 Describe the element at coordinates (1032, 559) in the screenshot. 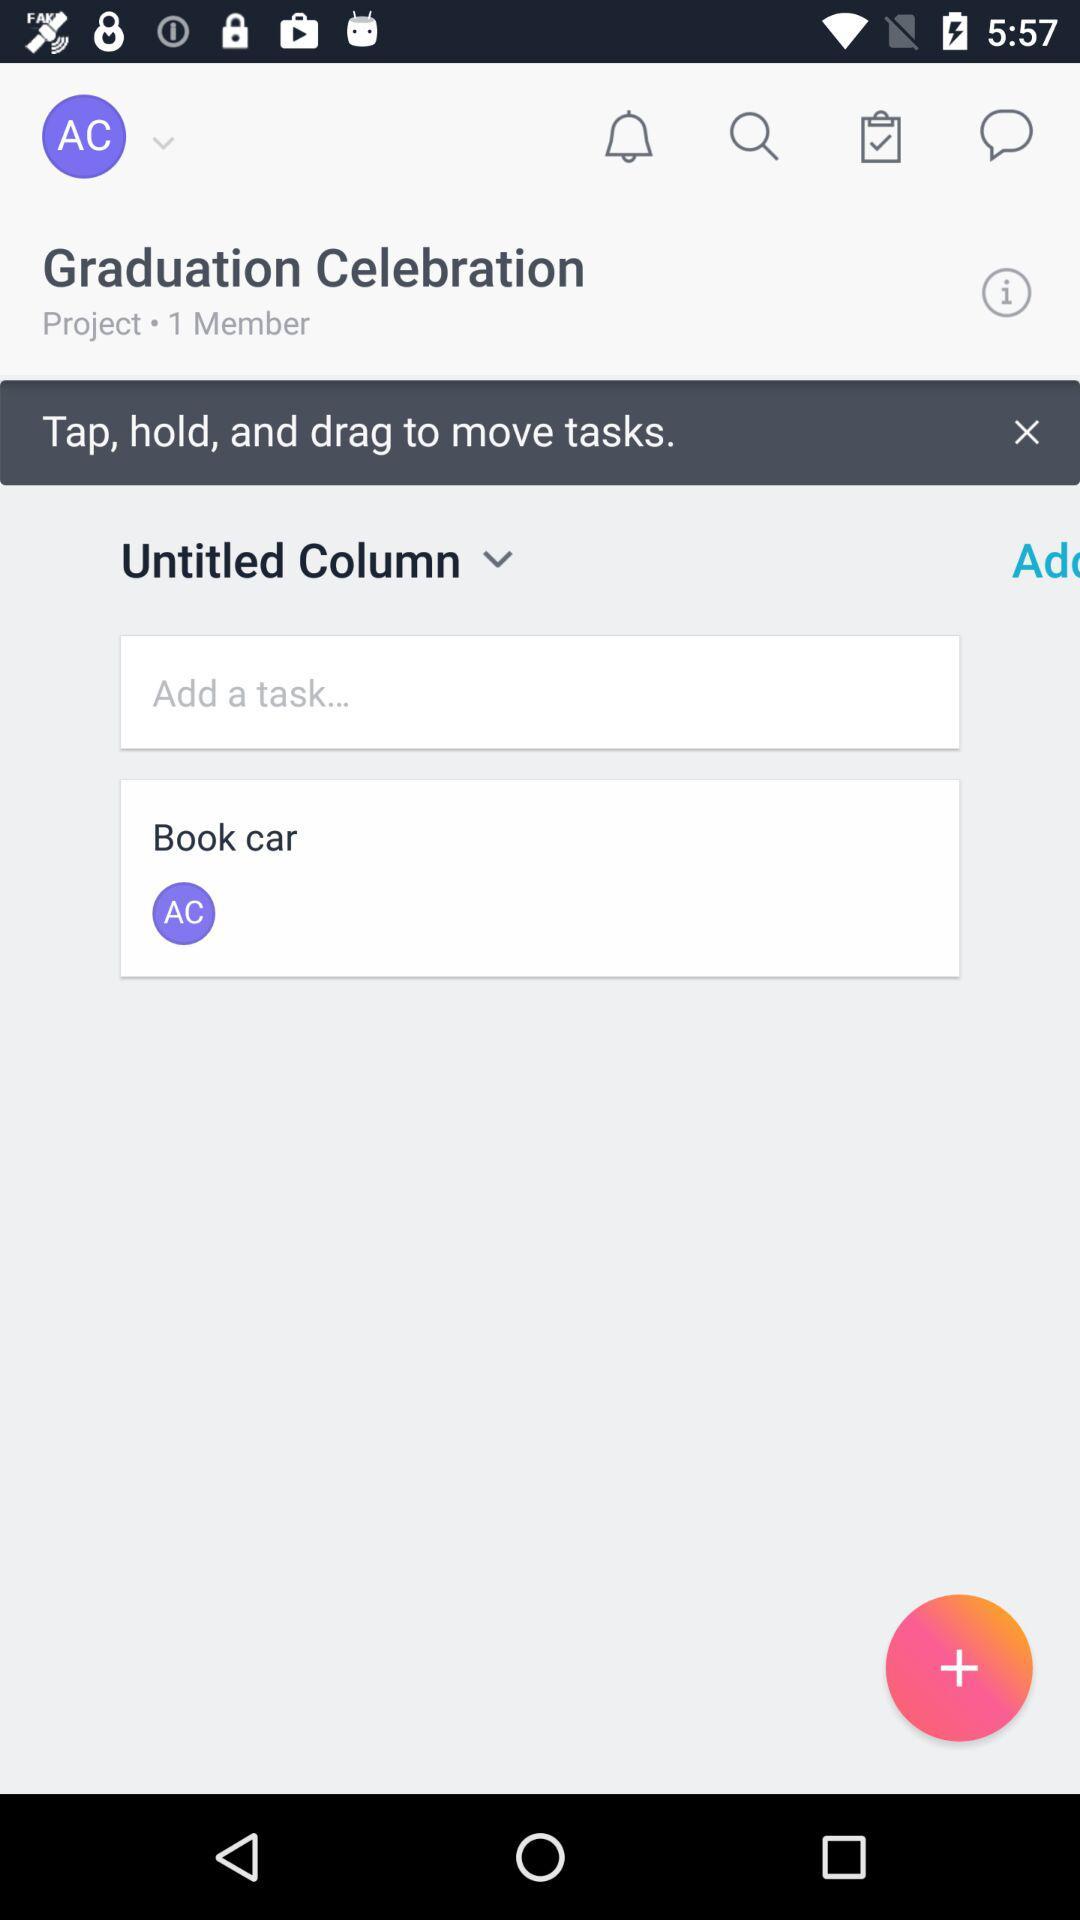

I see `icon below tap hold and item` at that location.